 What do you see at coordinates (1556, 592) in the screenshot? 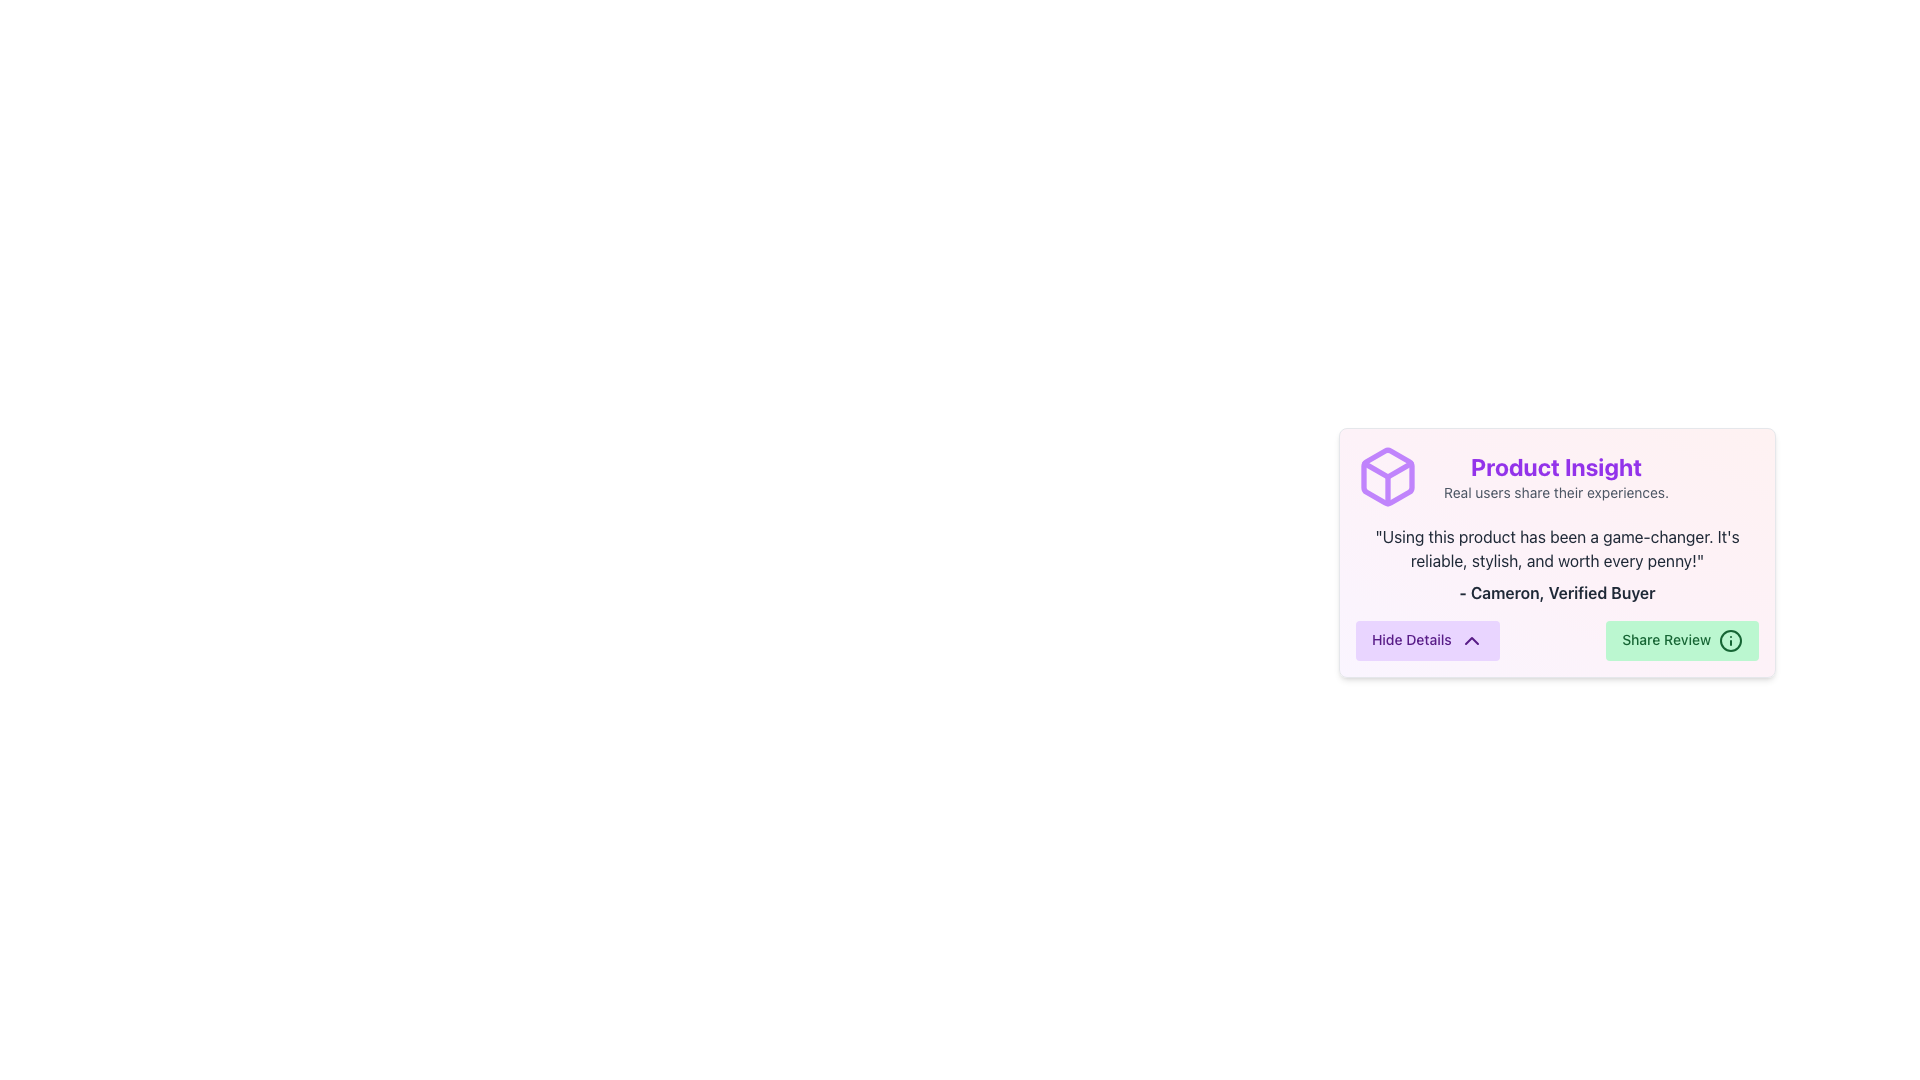
I see `the static text label displaying '- Cameron, Verified Buyer', which is positioned at the bottom of the 'Product Insight' card, directly below the testimonial text` at bounding box center [1556, 592].